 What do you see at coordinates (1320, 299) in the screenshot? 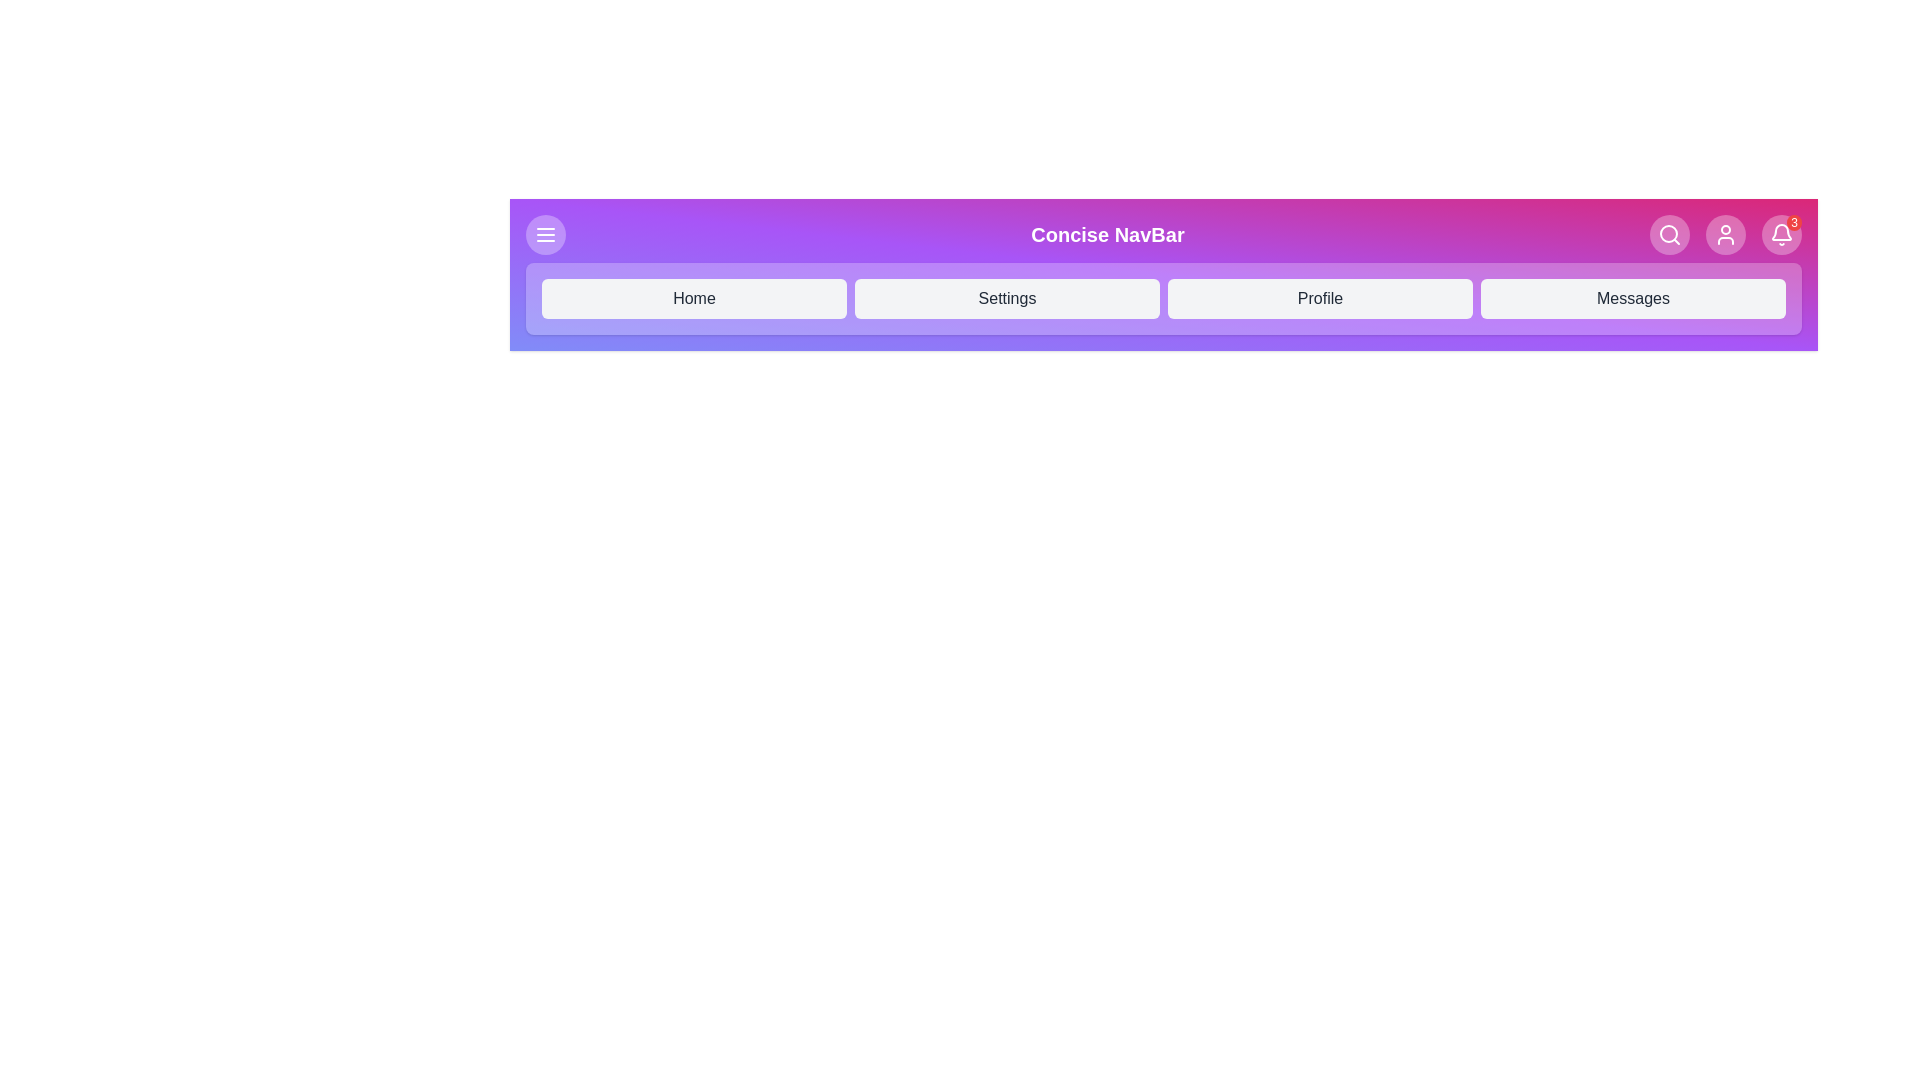
I see `the navigation menu item Profile` at bounding box center [1320, 299].